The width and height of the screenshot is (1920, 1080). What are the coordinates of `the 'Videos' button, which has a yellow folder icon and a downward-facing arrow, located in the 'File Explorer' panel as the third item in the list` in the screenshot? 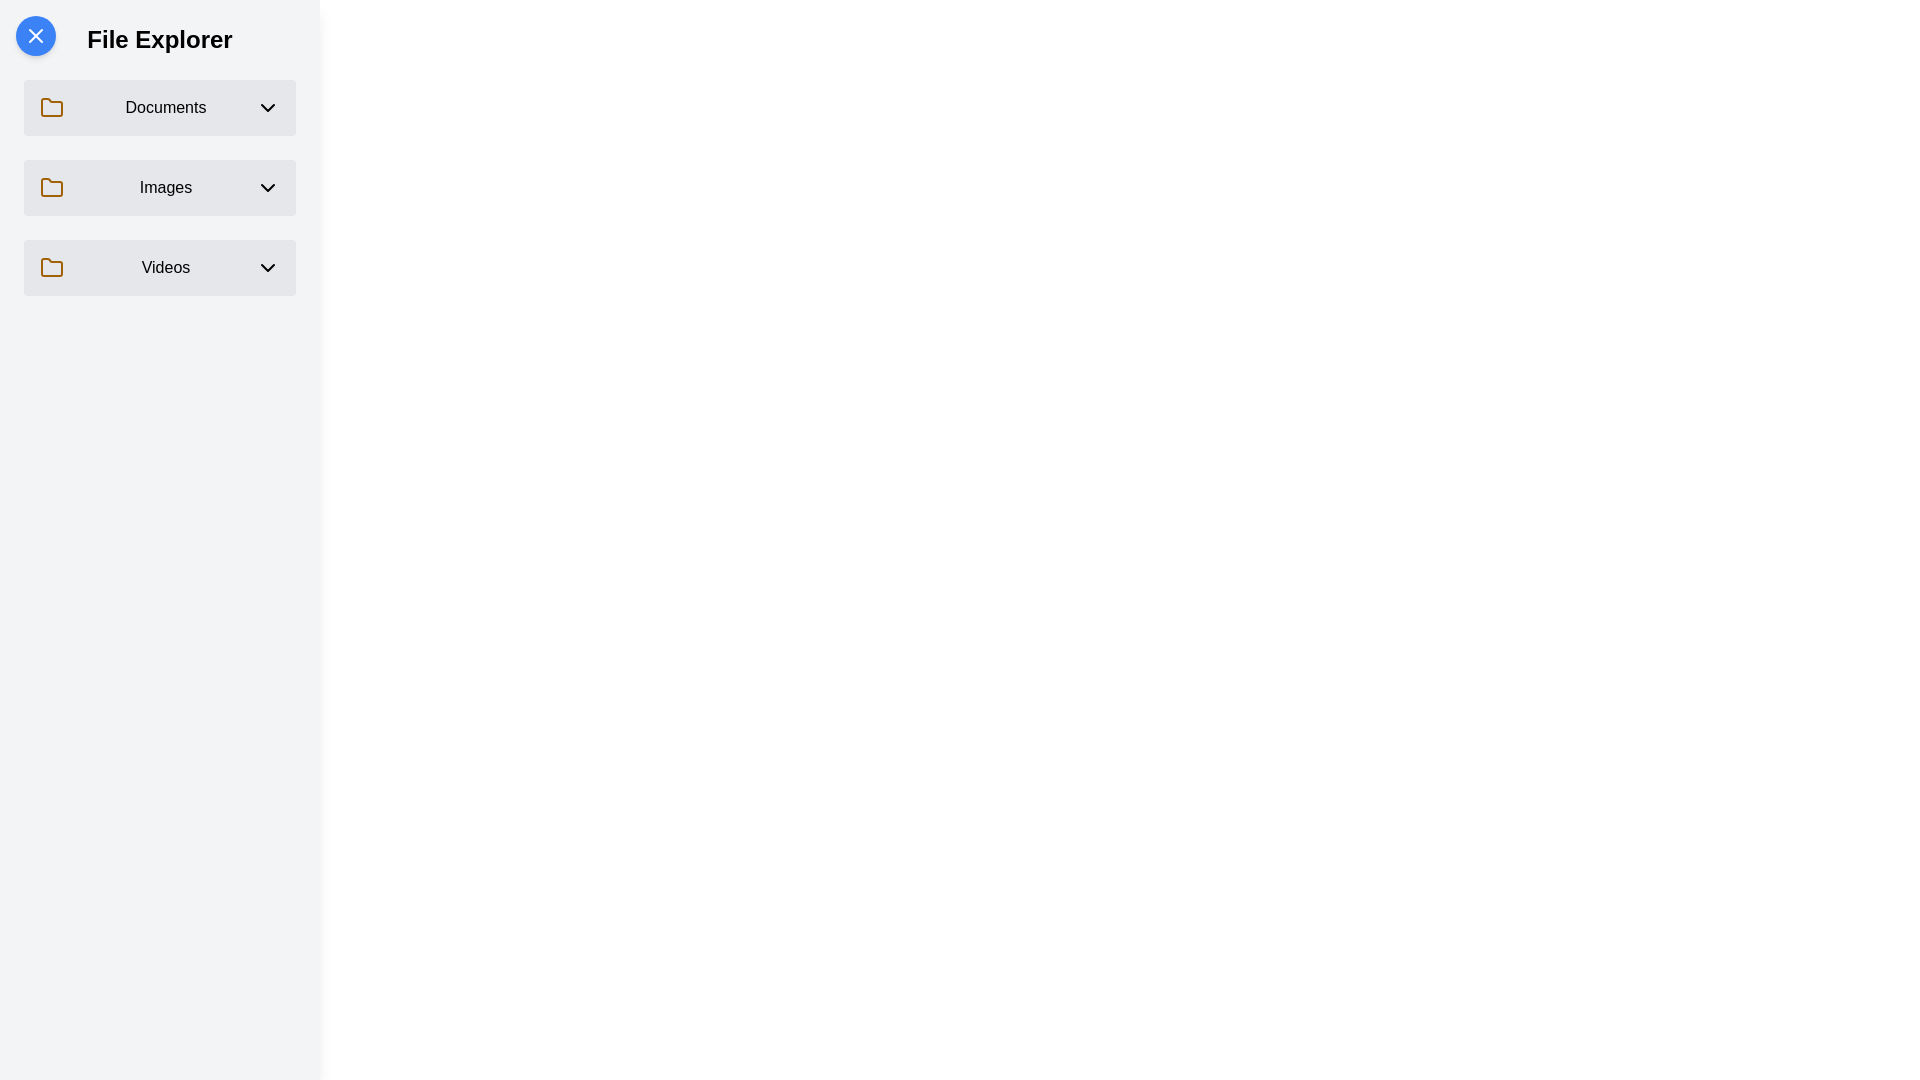 It's located at (158, 266).